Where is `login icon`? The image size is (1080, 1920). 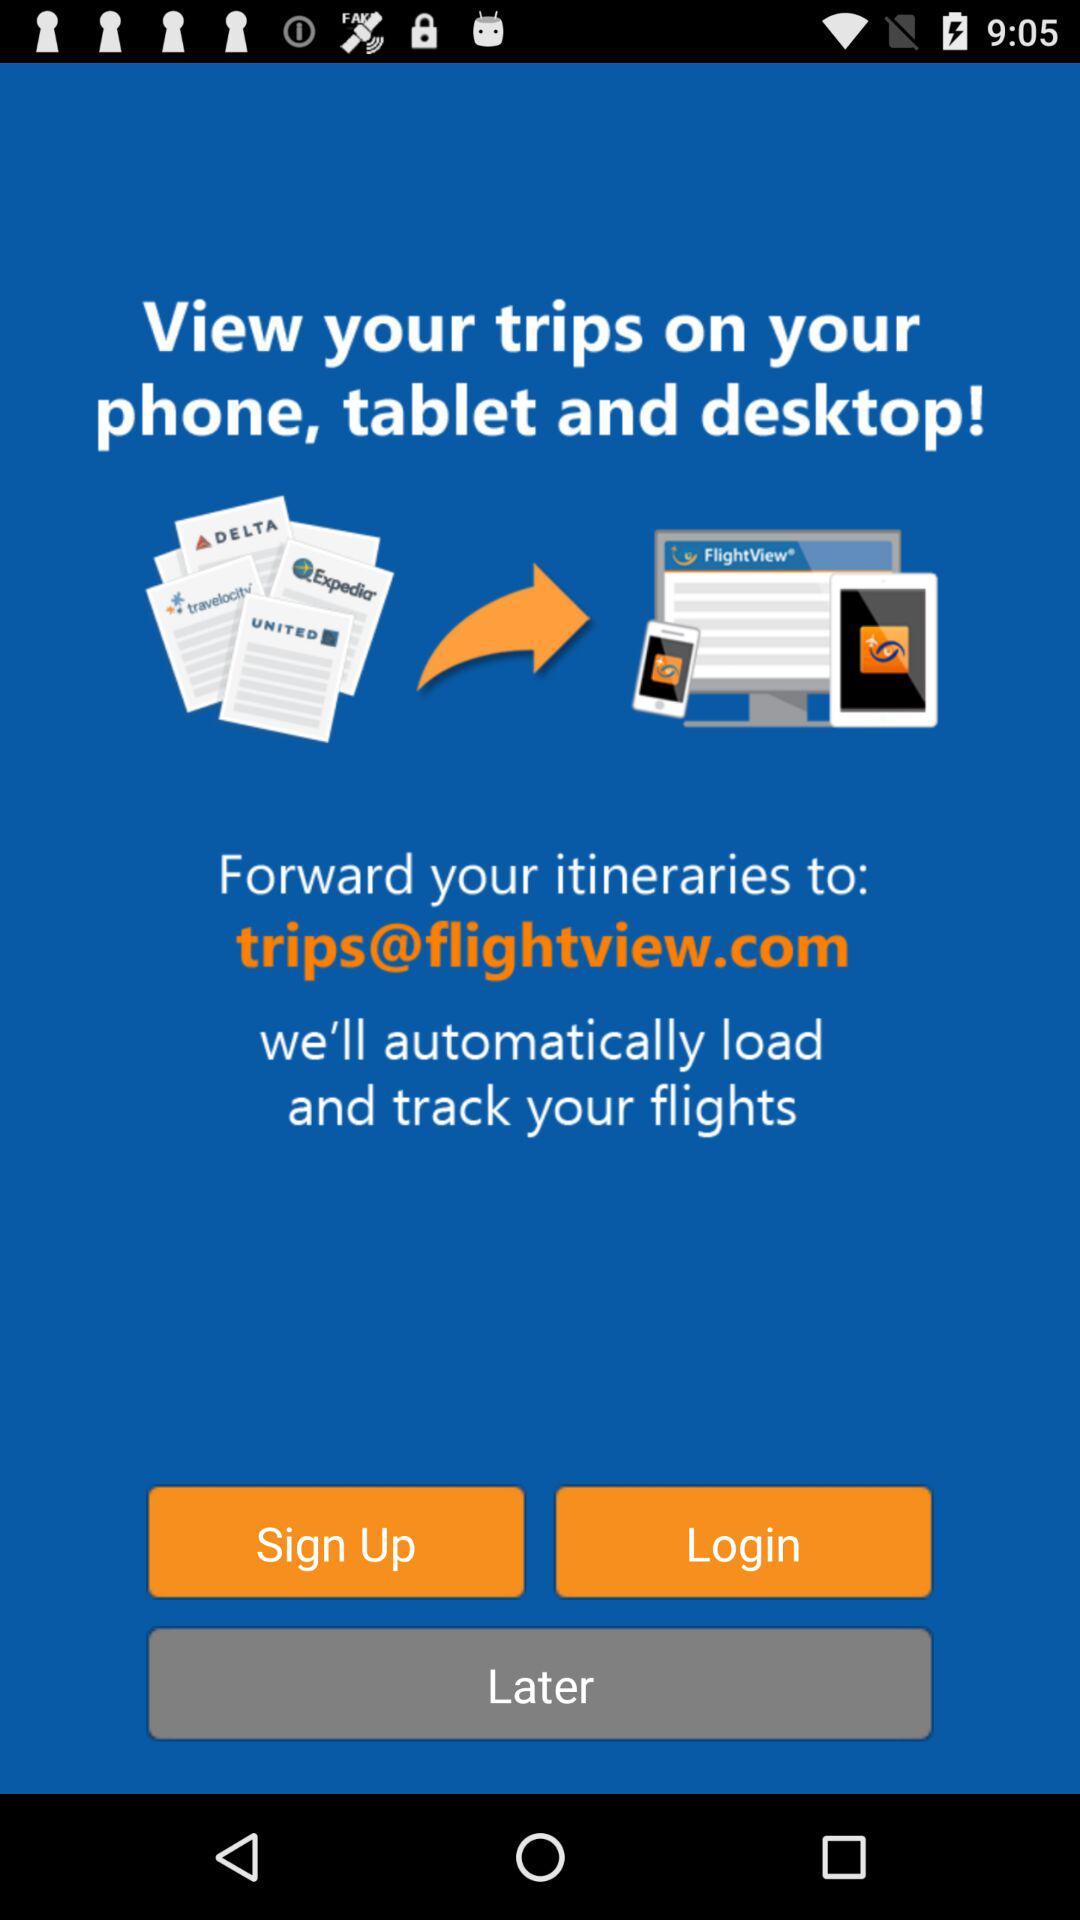 login icon is located at coordinates (743, 1540).